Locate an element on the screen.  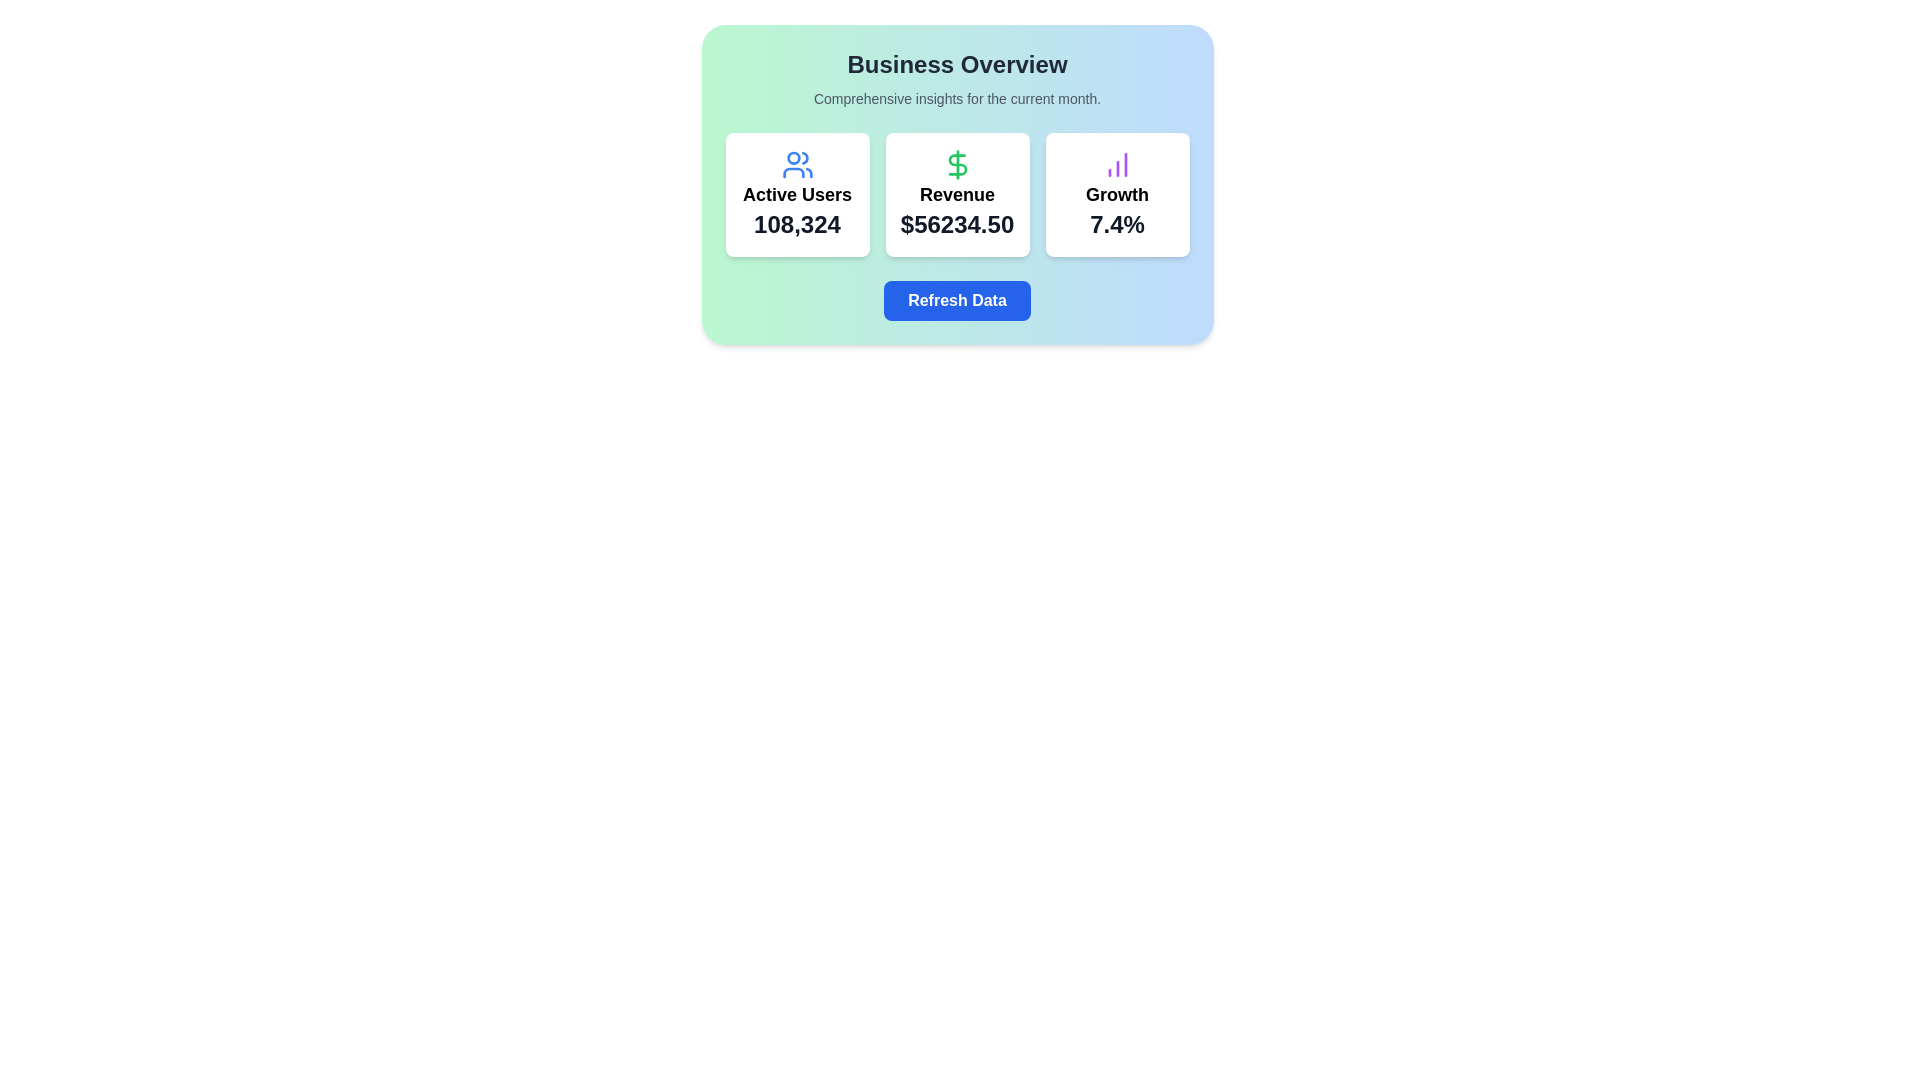
the icon depicting a group of people, which is styled in blue and represents users, located in the first section of the card group under 'Business Overview', above 'Active Users' is located at coordinates (796, 164).